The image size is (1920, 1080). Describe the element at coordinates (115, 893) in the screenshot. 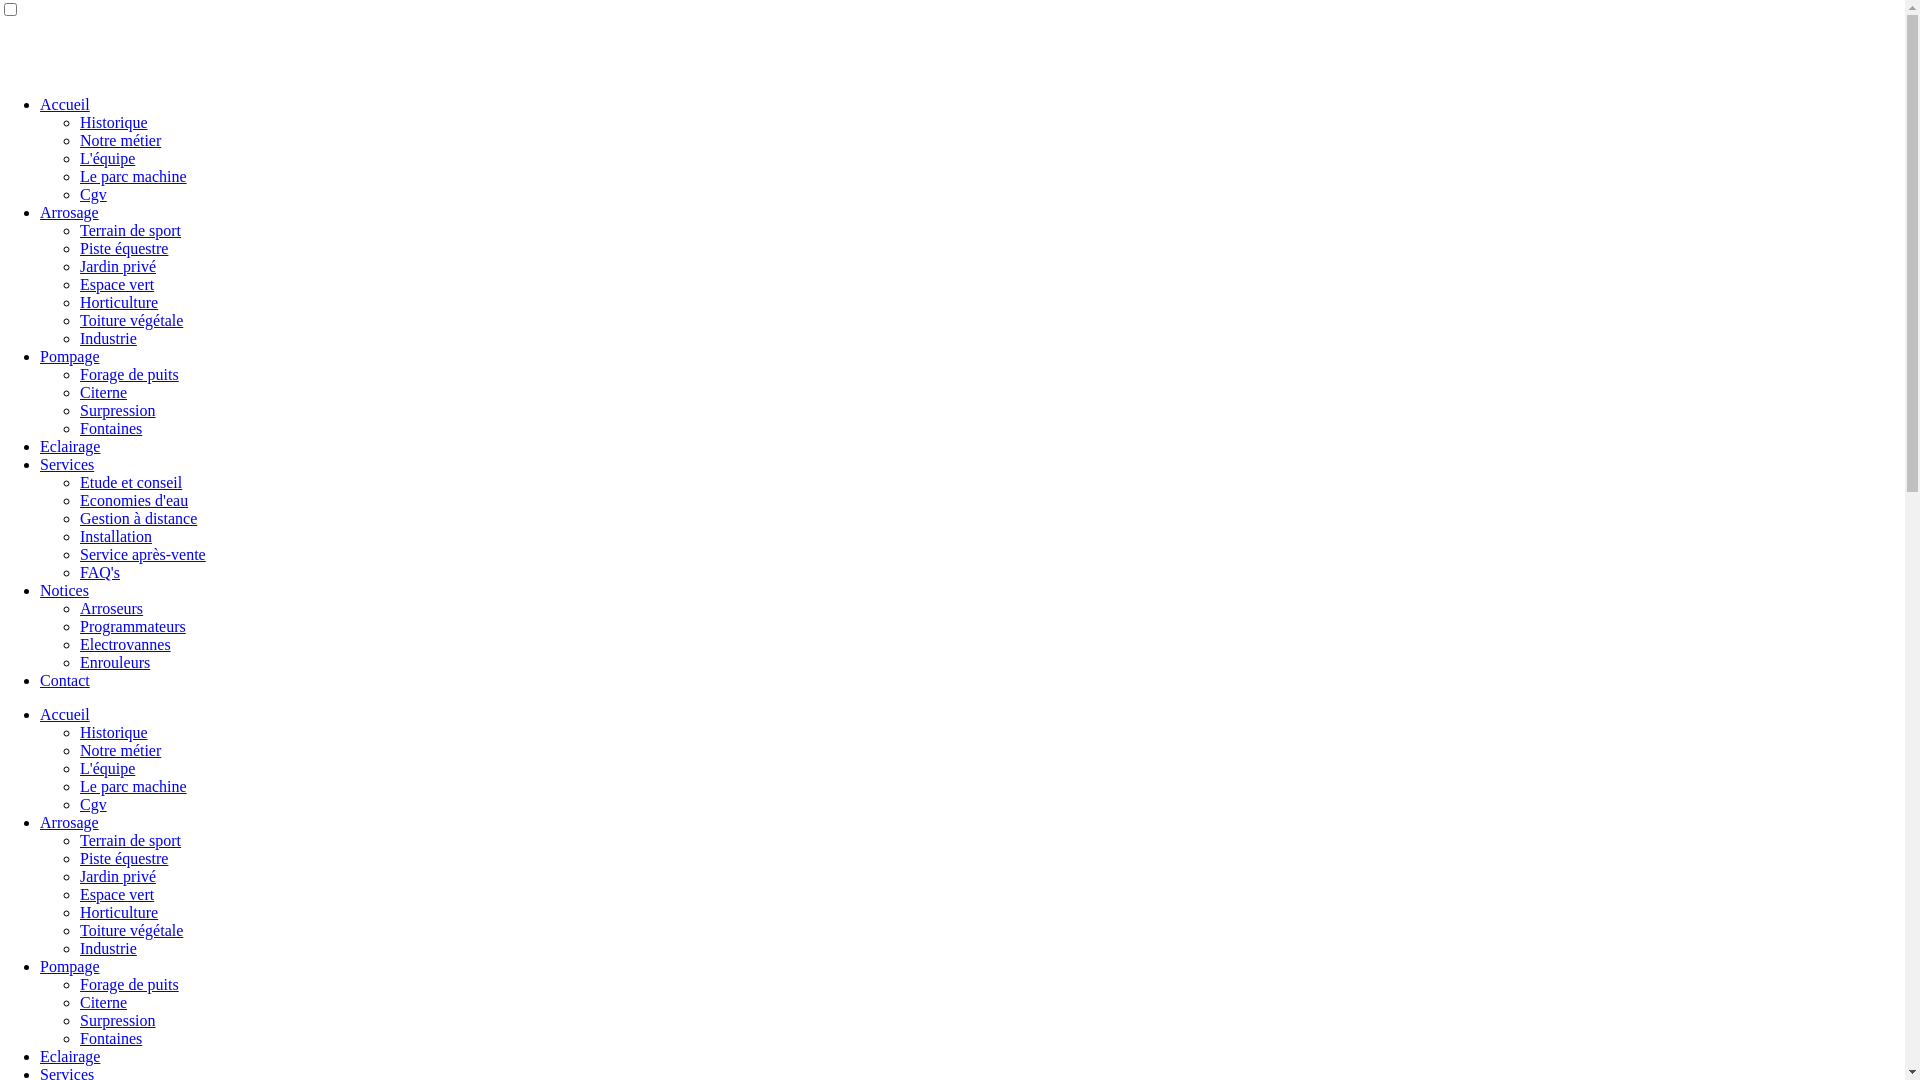

I see `'Espace vert'` at that location.